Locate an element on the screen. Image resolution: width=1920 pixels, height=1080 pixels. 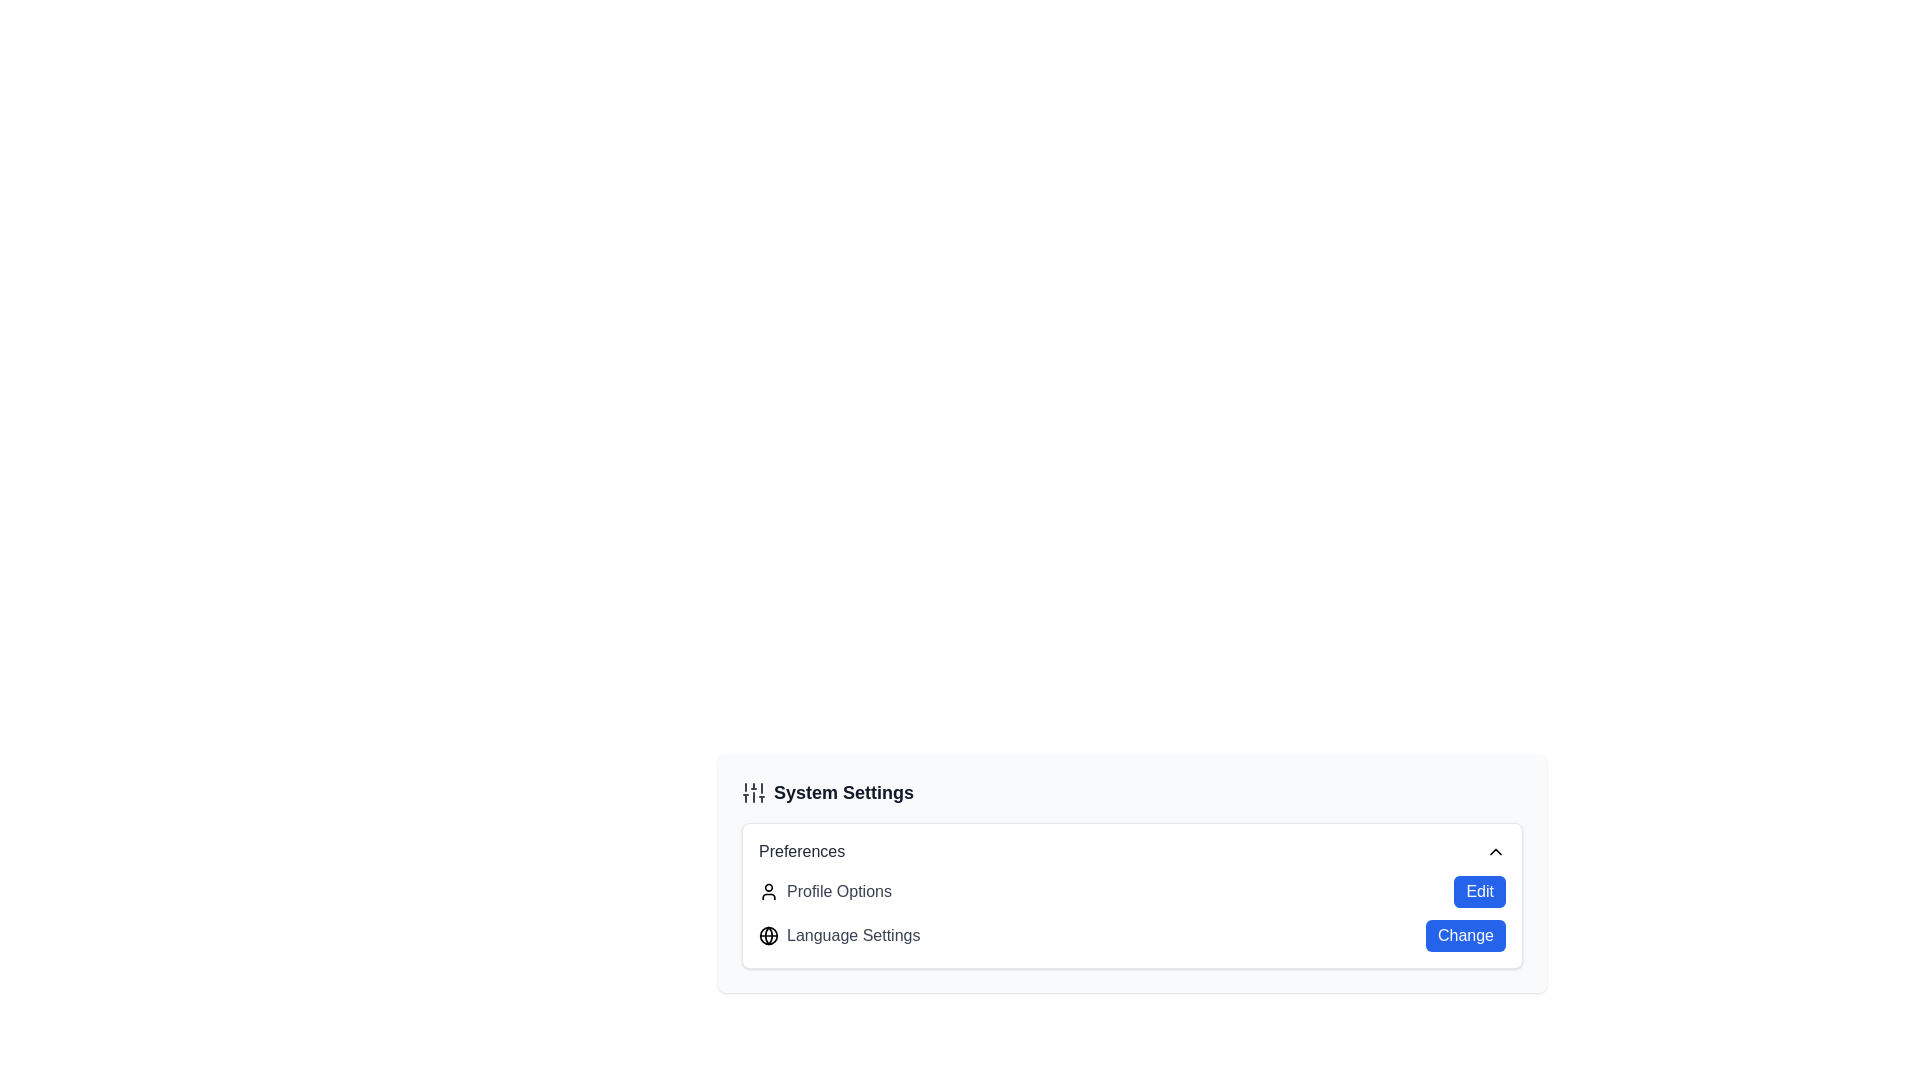
the first list item labeled 'Profile Options' with an actionable 'Edit' button in the 'Preferences' section is located at coordinates (1132, 890).